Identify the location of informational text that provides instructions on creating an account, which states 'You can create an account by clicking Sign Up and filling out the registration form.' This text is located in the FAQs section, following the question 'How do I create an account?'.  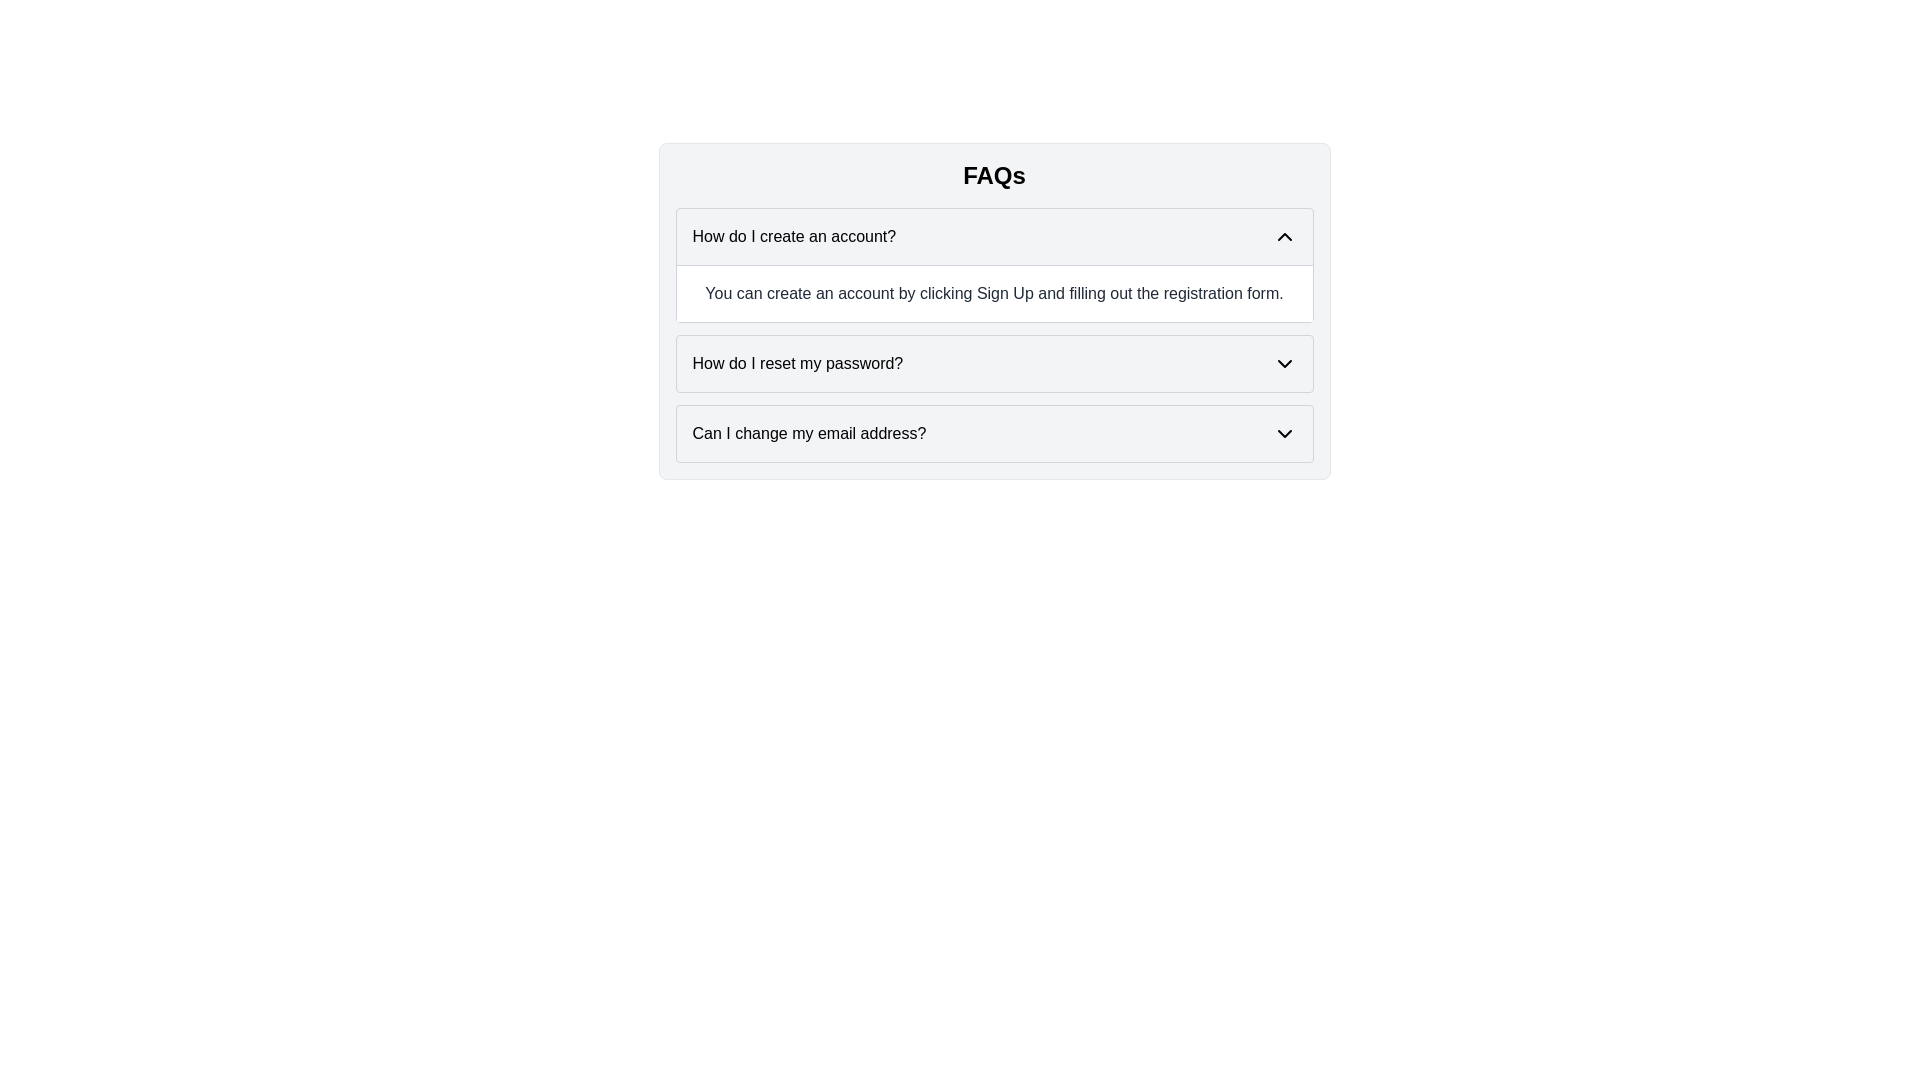
(994, 293).